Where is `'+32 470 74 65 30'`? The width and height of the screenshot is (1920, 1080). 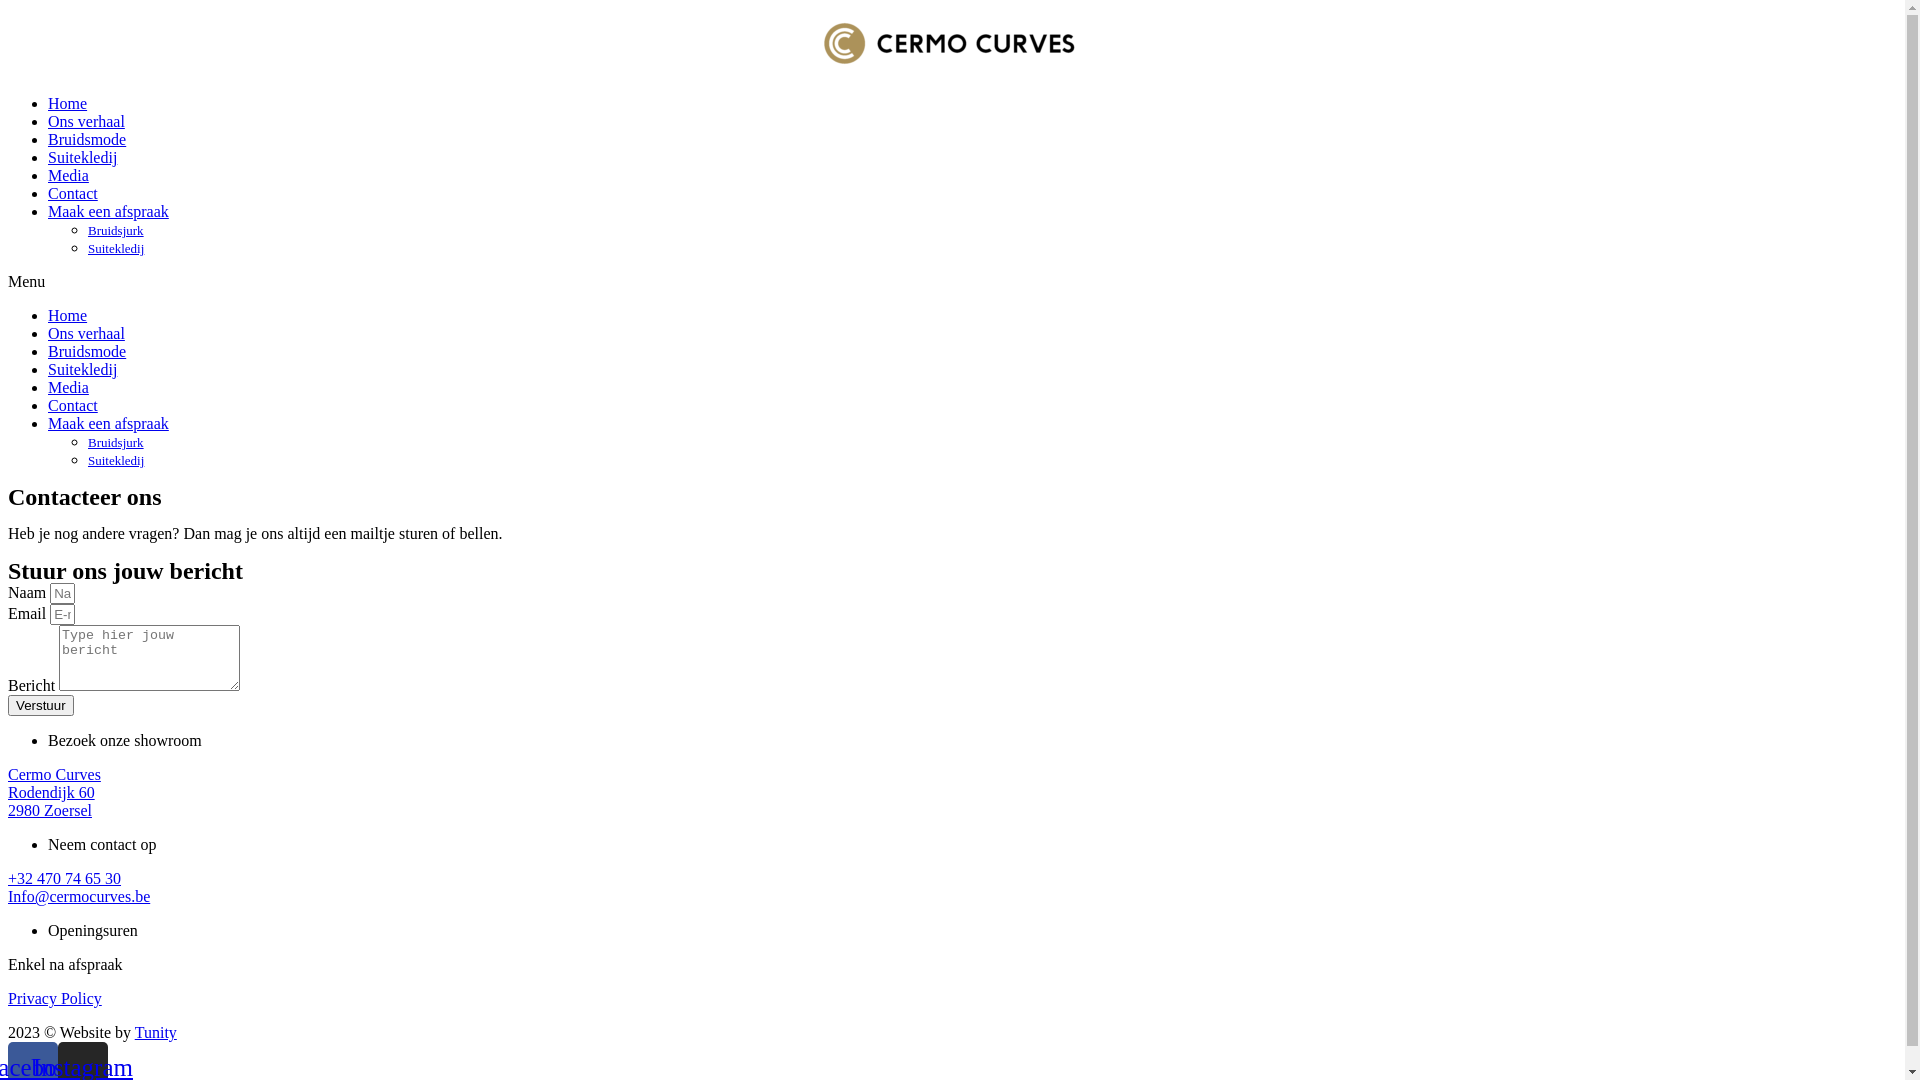
'+32 470 74 65 30' is located at coordinates (64, 877).